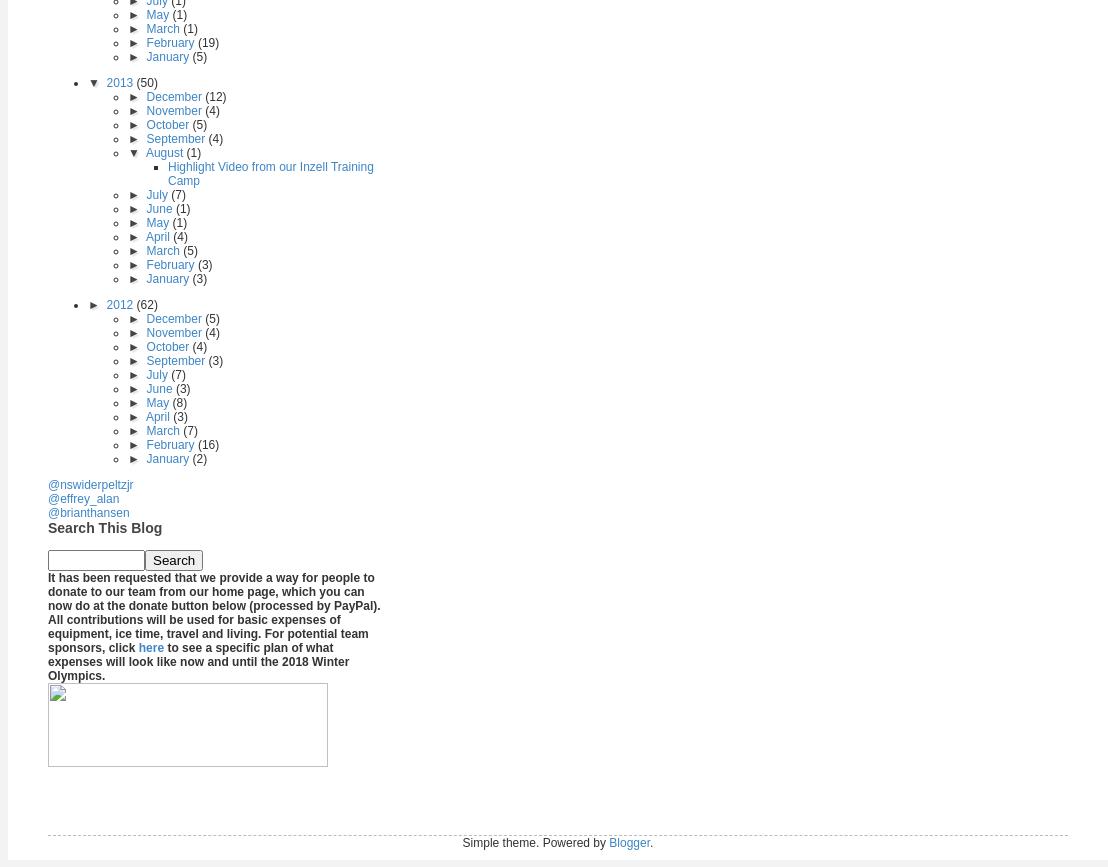 This screenshot has height=867, width=1108. What do you see at coordinates (198, 660) in the screenshot?
I see `'to see a specific plan of what expenses will look like now and until the 2018 Winter Olympics.'` at bounding box center [198, 660].